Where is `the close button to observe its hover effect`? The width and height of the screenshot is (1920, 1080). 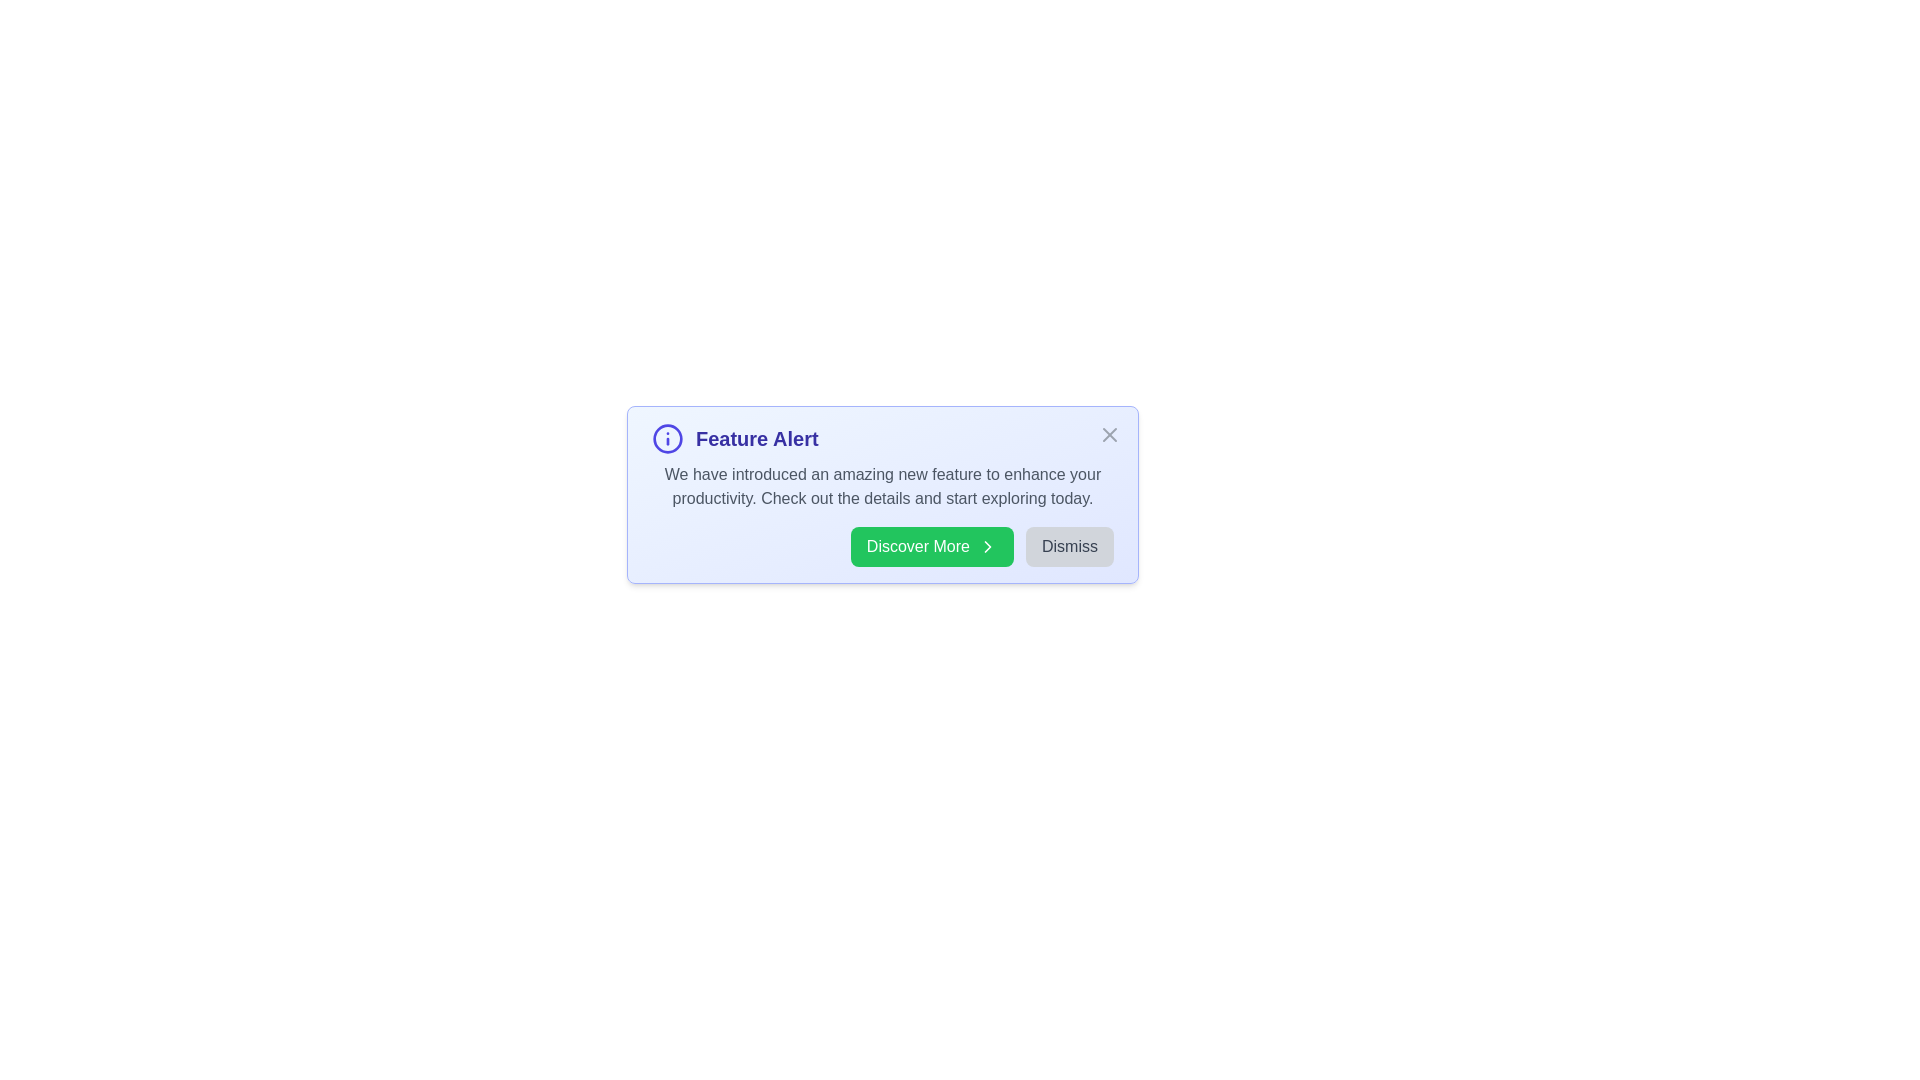 the close button to observe its hover effect is located at coordinates (1108, 434).